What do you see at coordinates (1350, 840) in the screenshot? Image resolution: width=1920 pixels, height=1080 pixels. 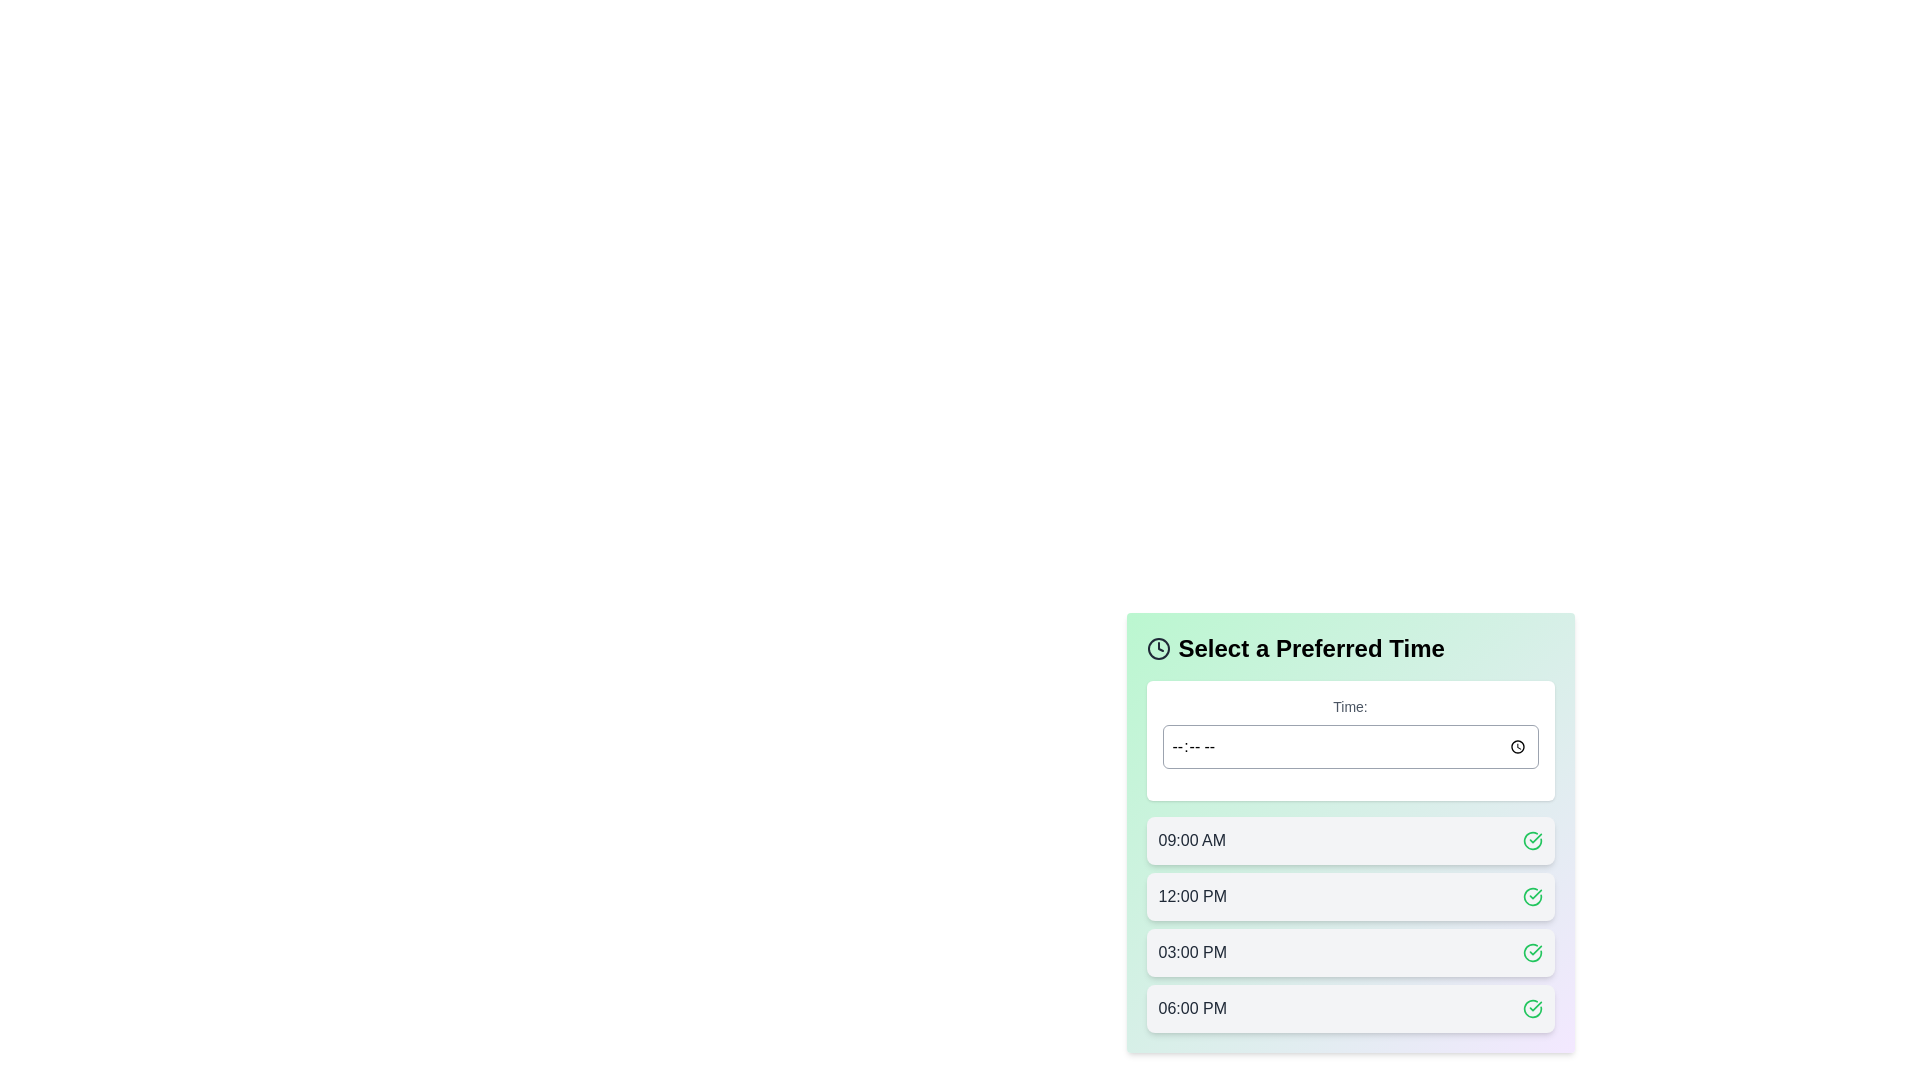 I see `the first selectable time option in the time picker interface that represents '09:00 AM'` at bounding box center [1350, 840].